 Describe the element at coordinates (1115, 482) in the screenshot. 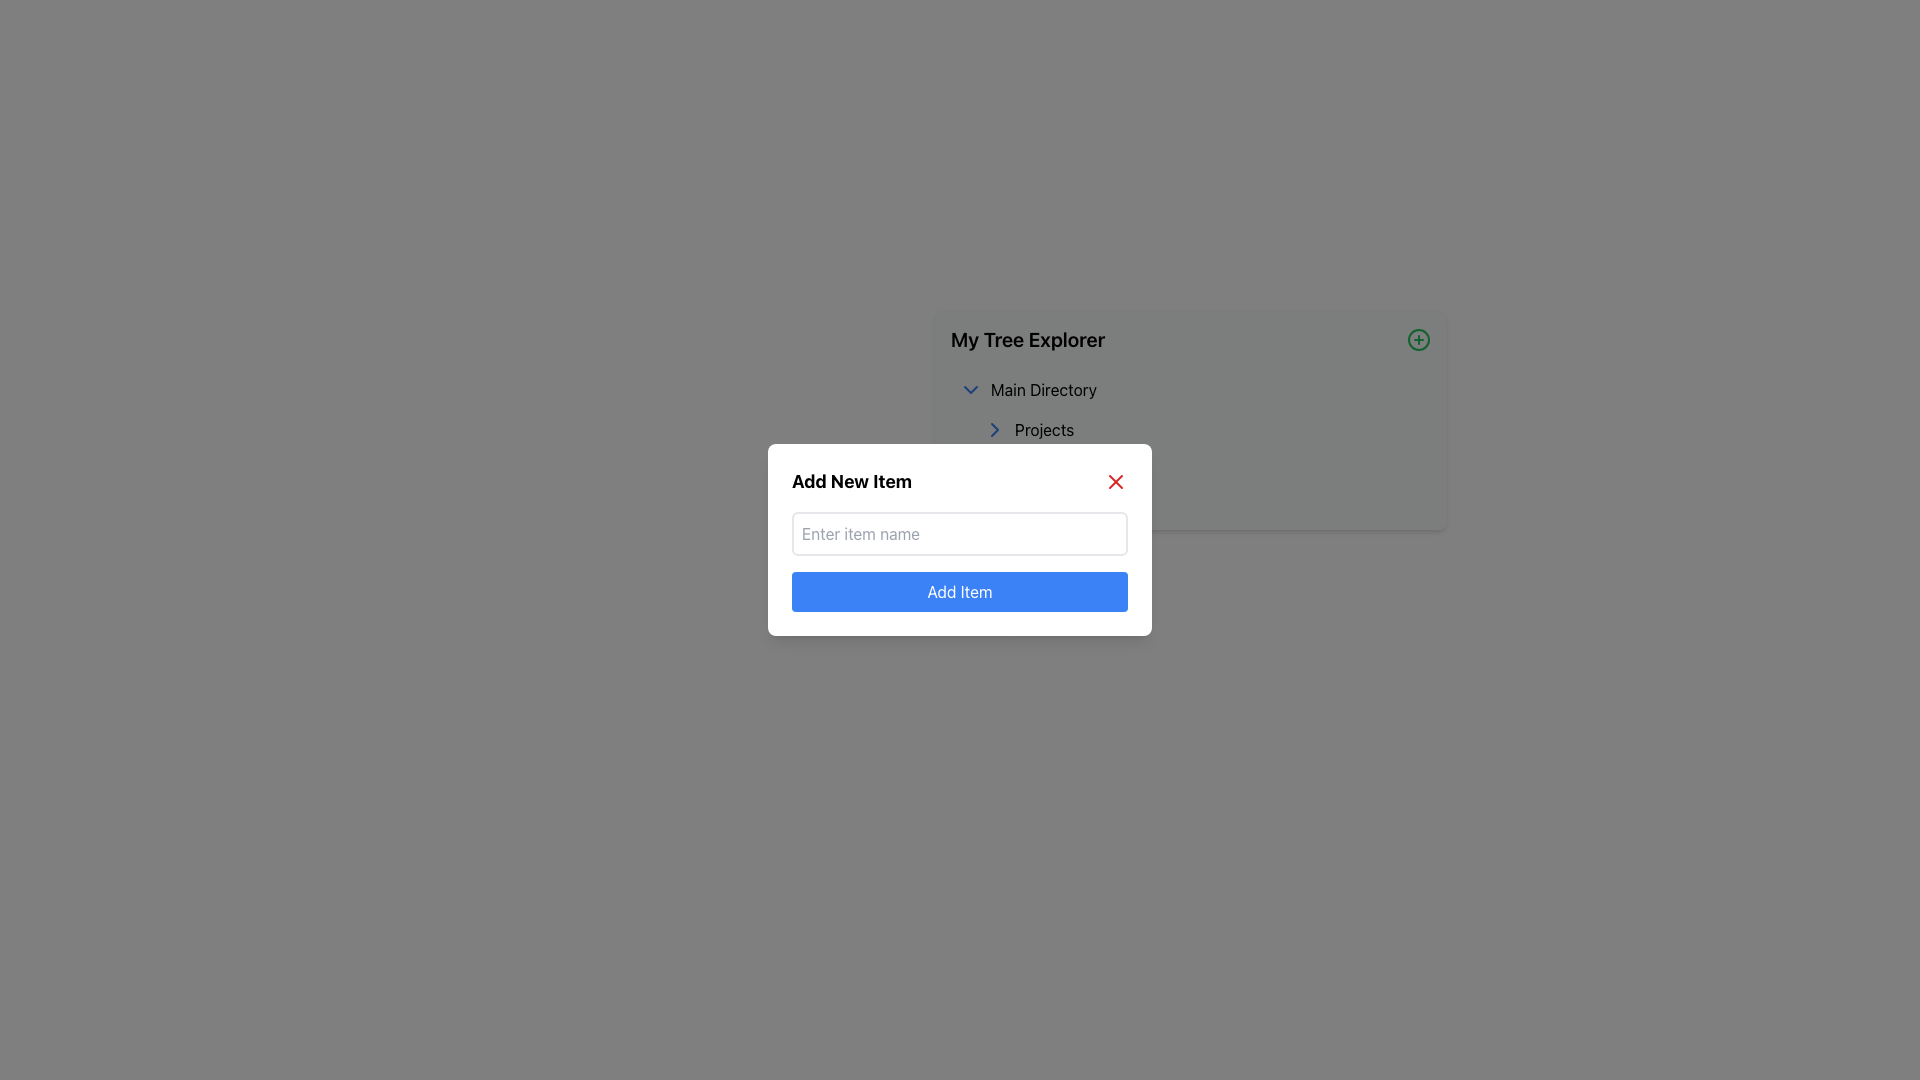

I see `the red cross-shaped button at the top-right corner of the 'Add New Item' dialog` at that location.